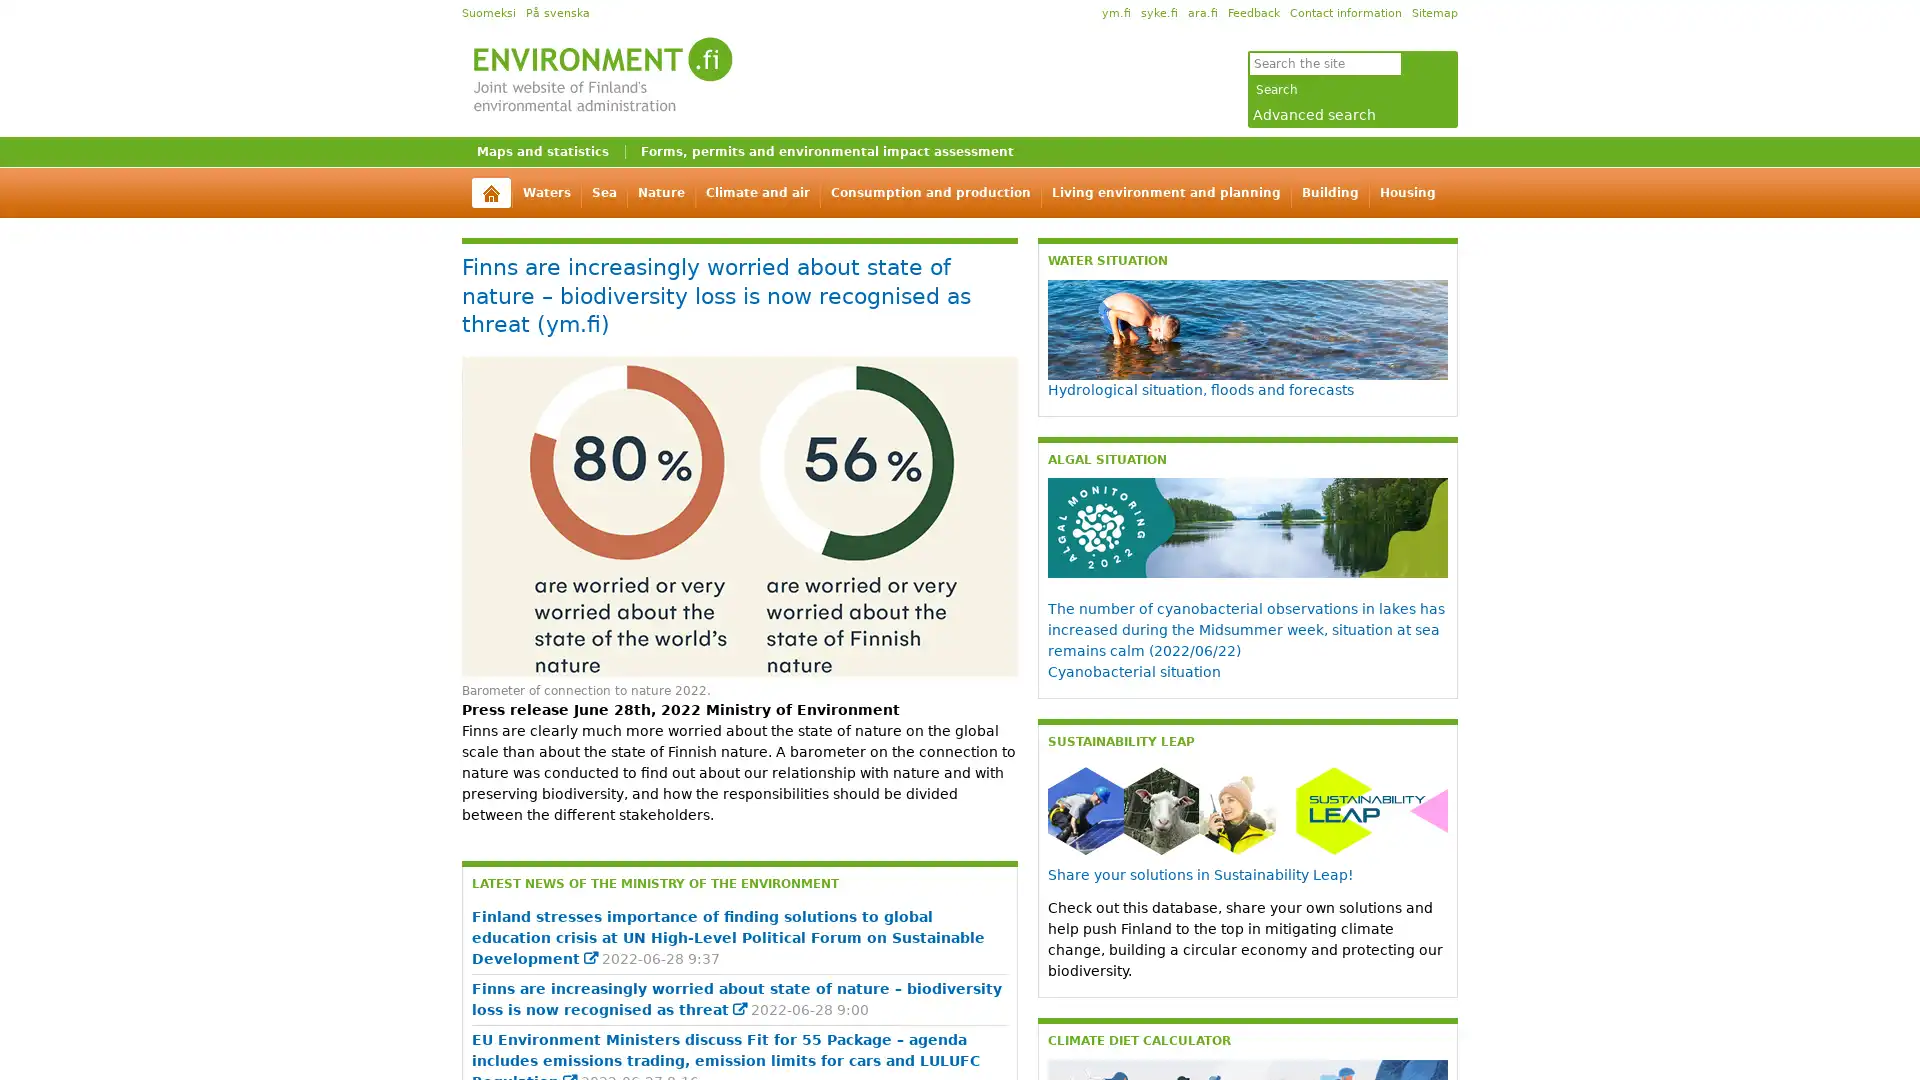 The width and height of the screenshot is (1920, 1080). What do you see at coordinates (1276, 88) in the screenshot?
I see `Search` at bounding box center [1276, 88].